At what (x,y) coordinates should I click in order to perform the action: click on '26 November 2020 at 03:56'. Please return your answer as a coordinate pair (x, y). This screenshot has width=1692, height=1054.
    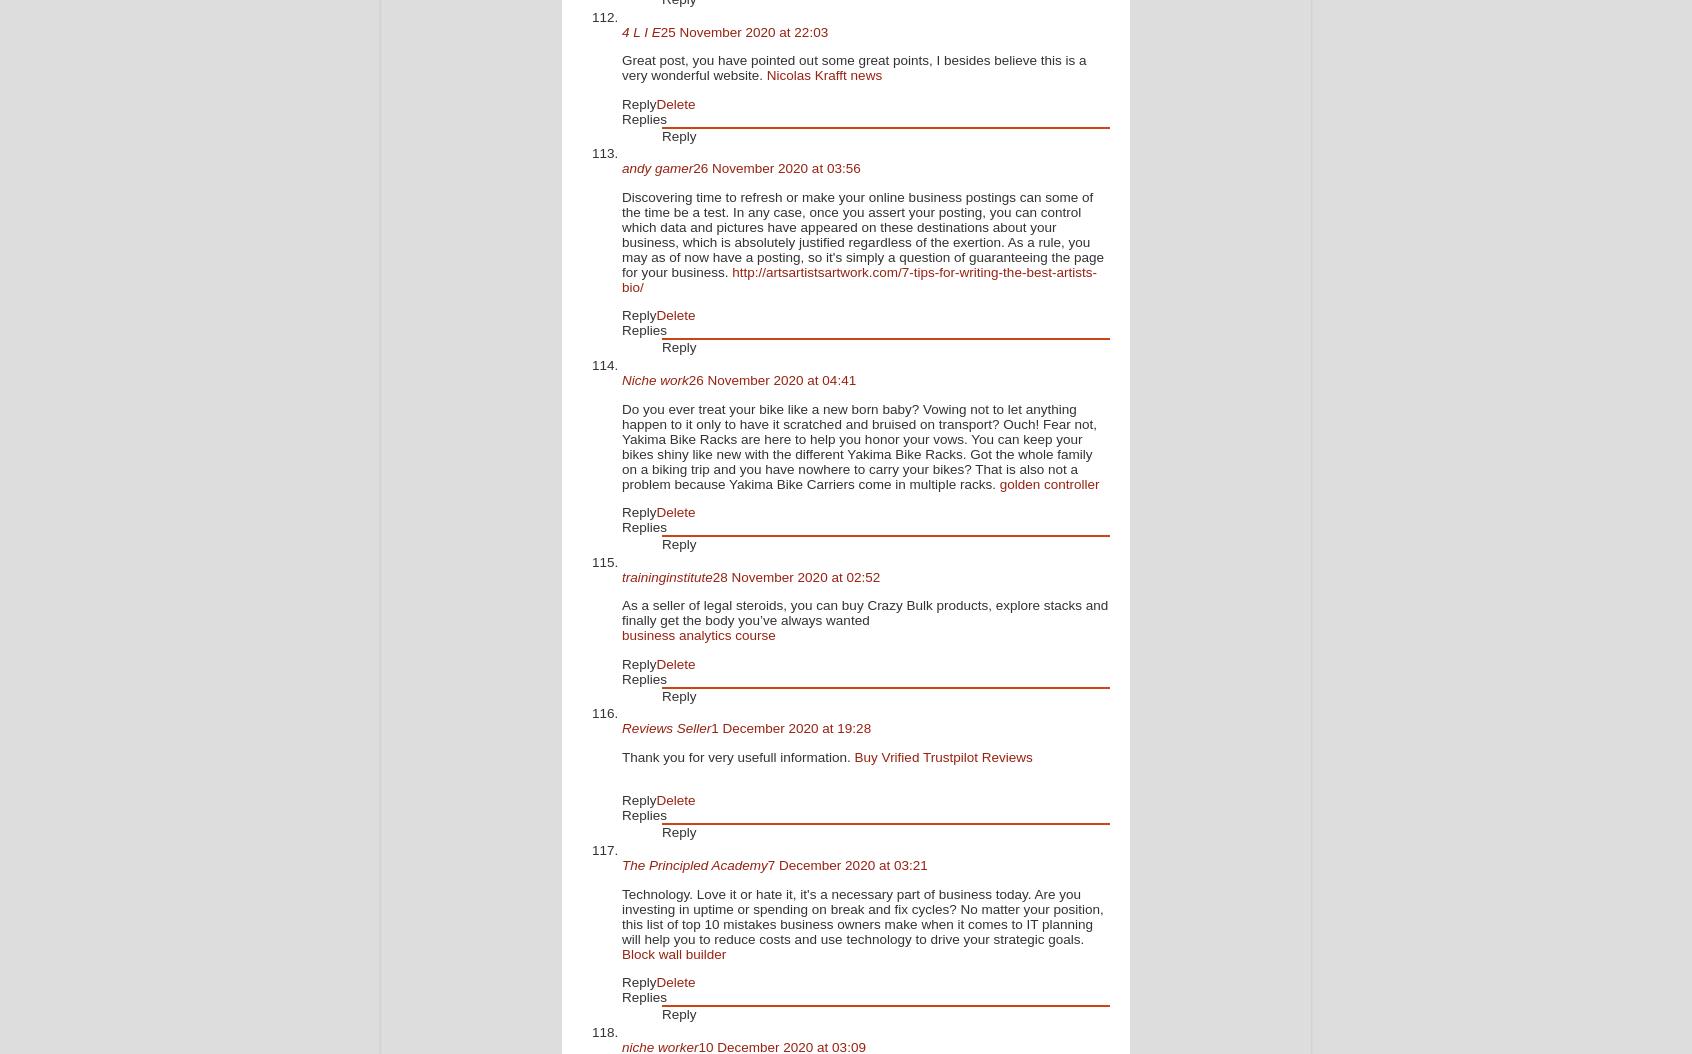
    Looking at the image, I should click on (693, 167).